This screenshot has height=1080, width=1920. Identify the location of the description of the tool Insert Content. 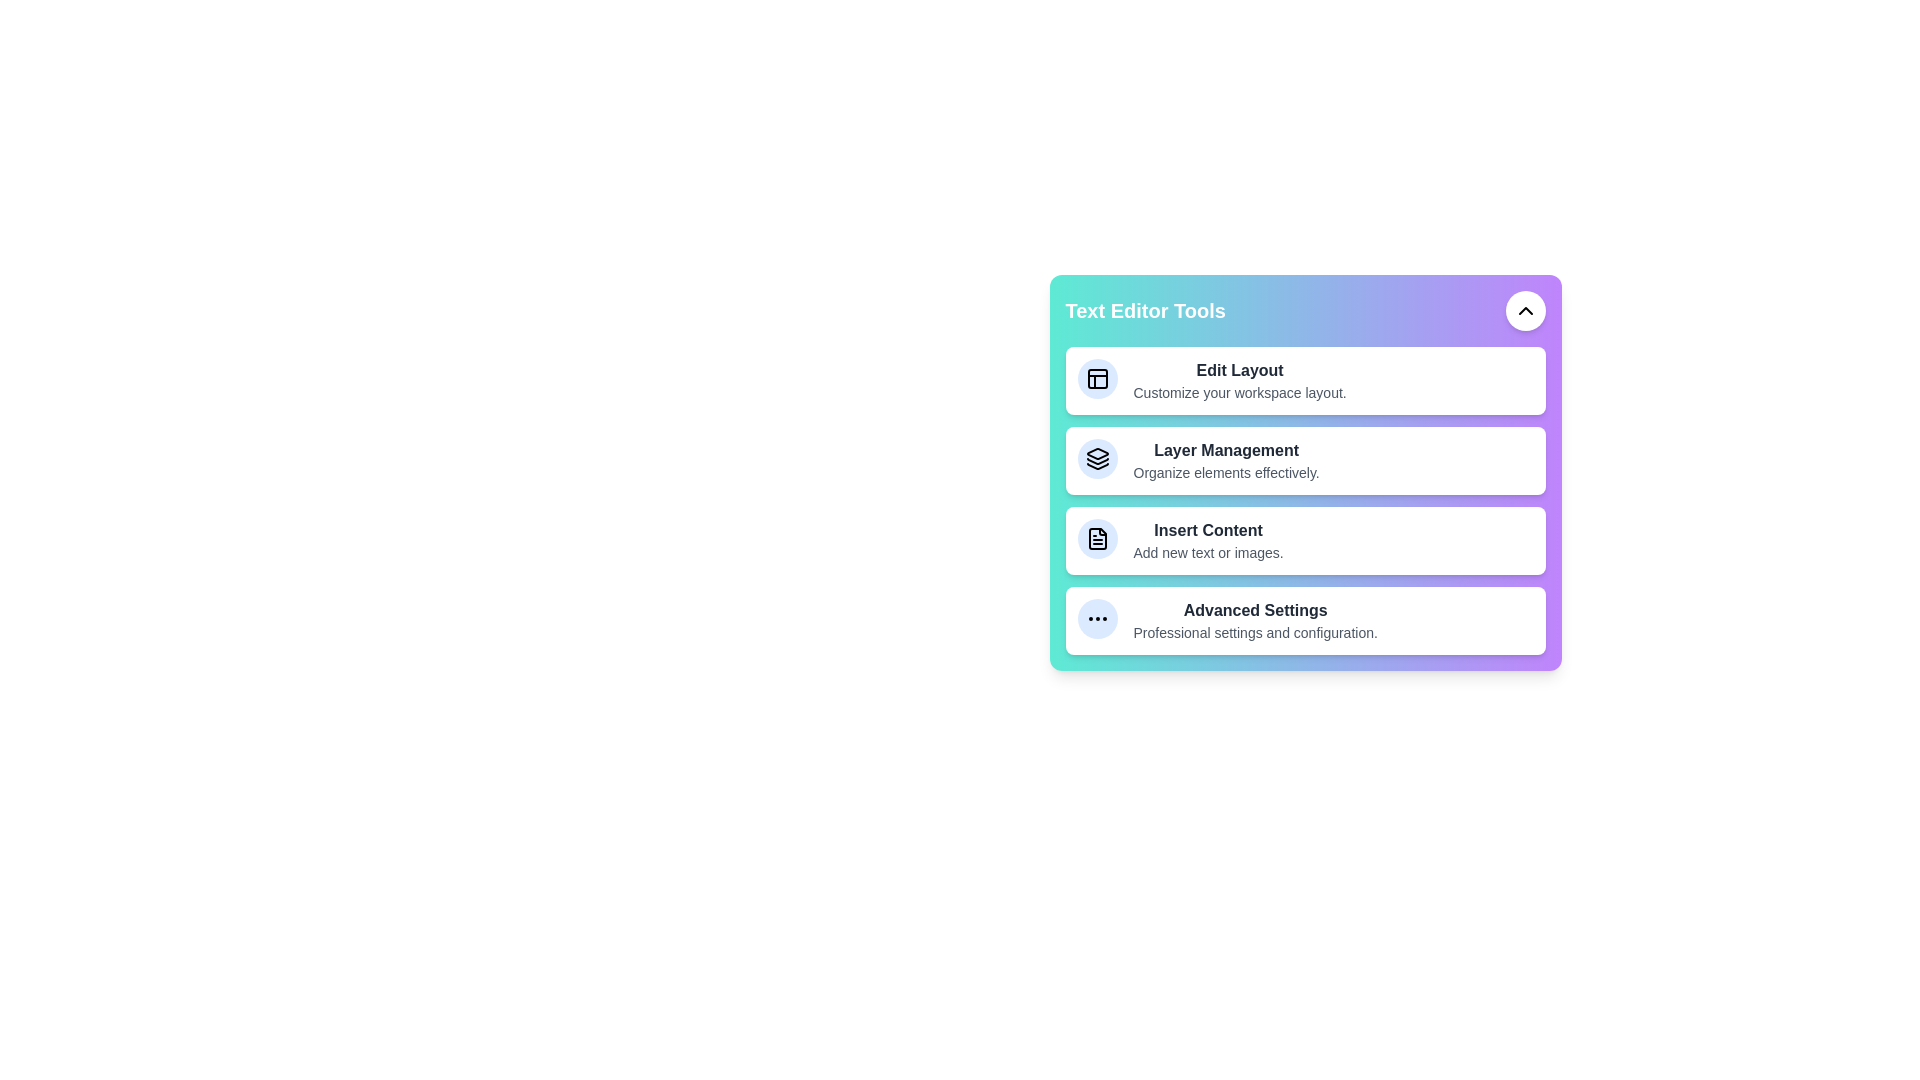
(1200, 519).